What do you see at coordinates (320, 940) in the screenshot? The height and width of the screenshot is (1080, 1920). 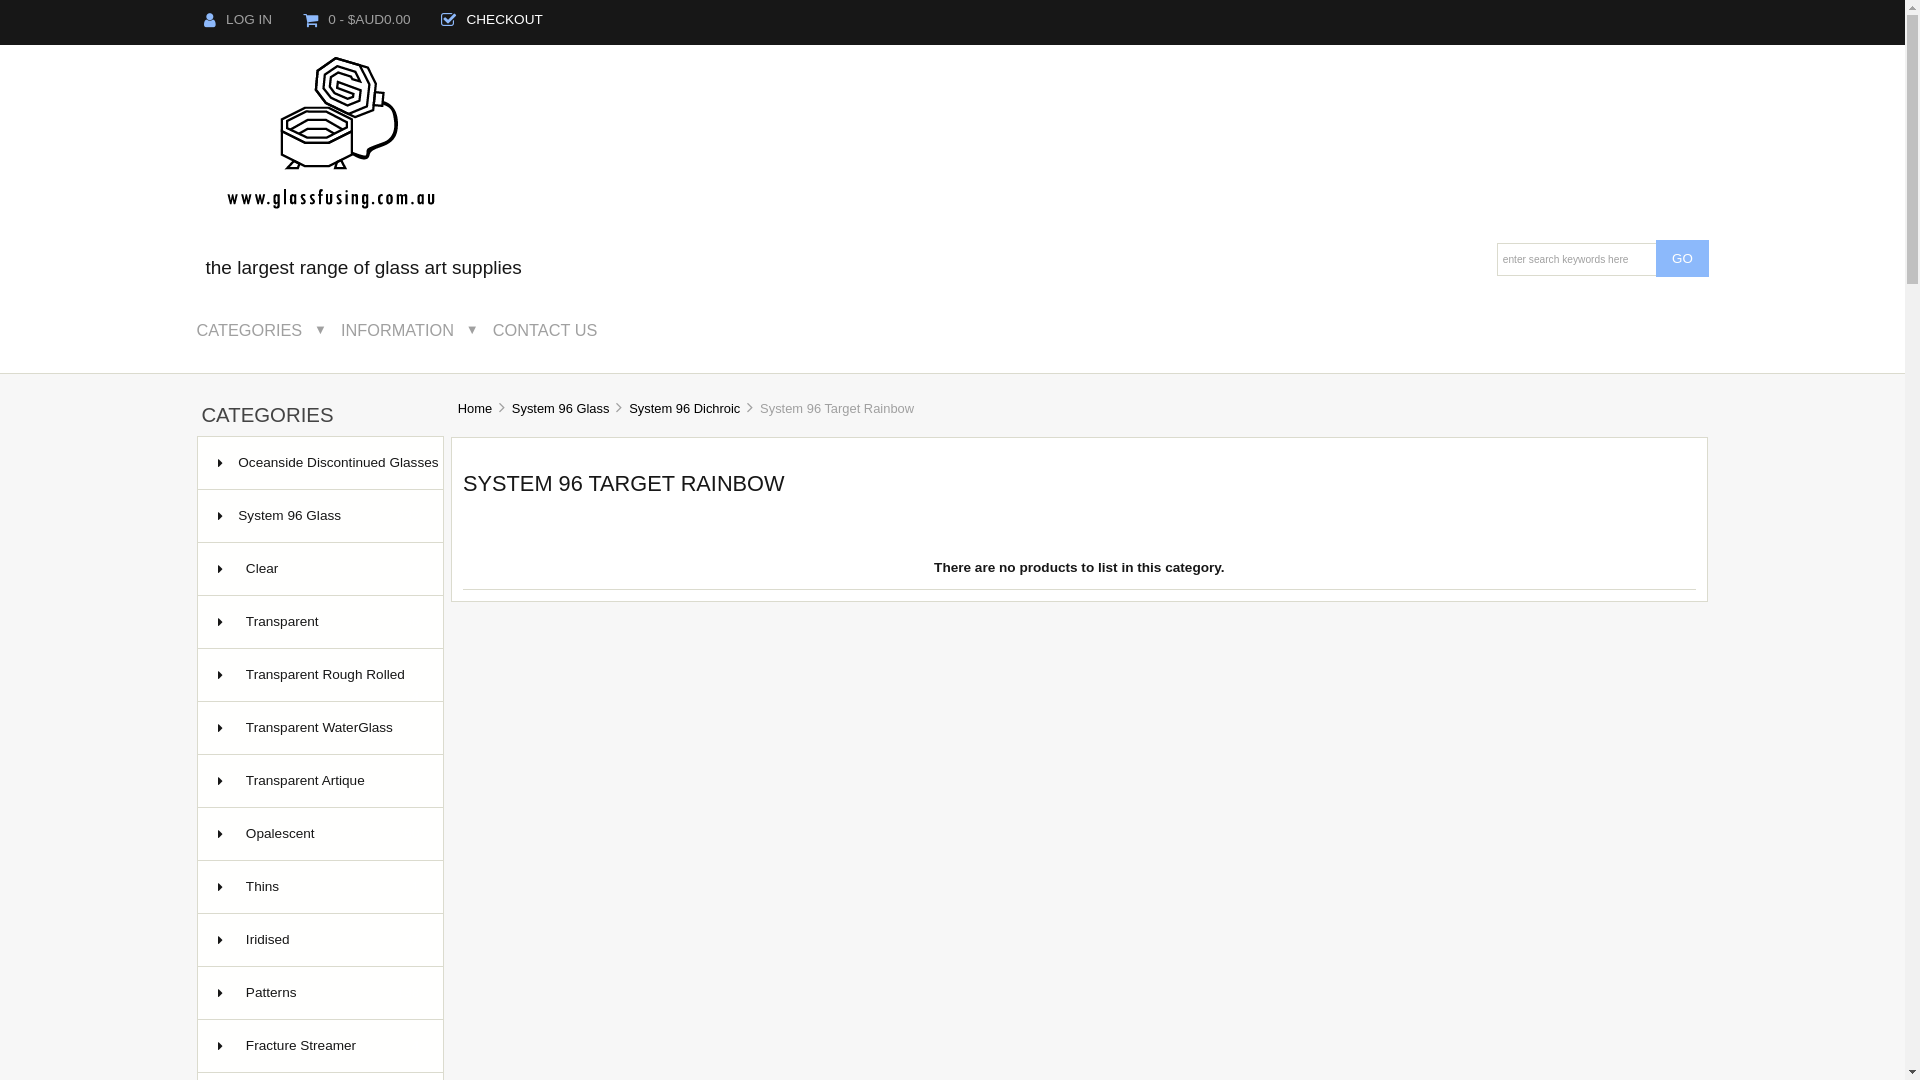 I see `'  Iridised` at bounding box center [320, 940].